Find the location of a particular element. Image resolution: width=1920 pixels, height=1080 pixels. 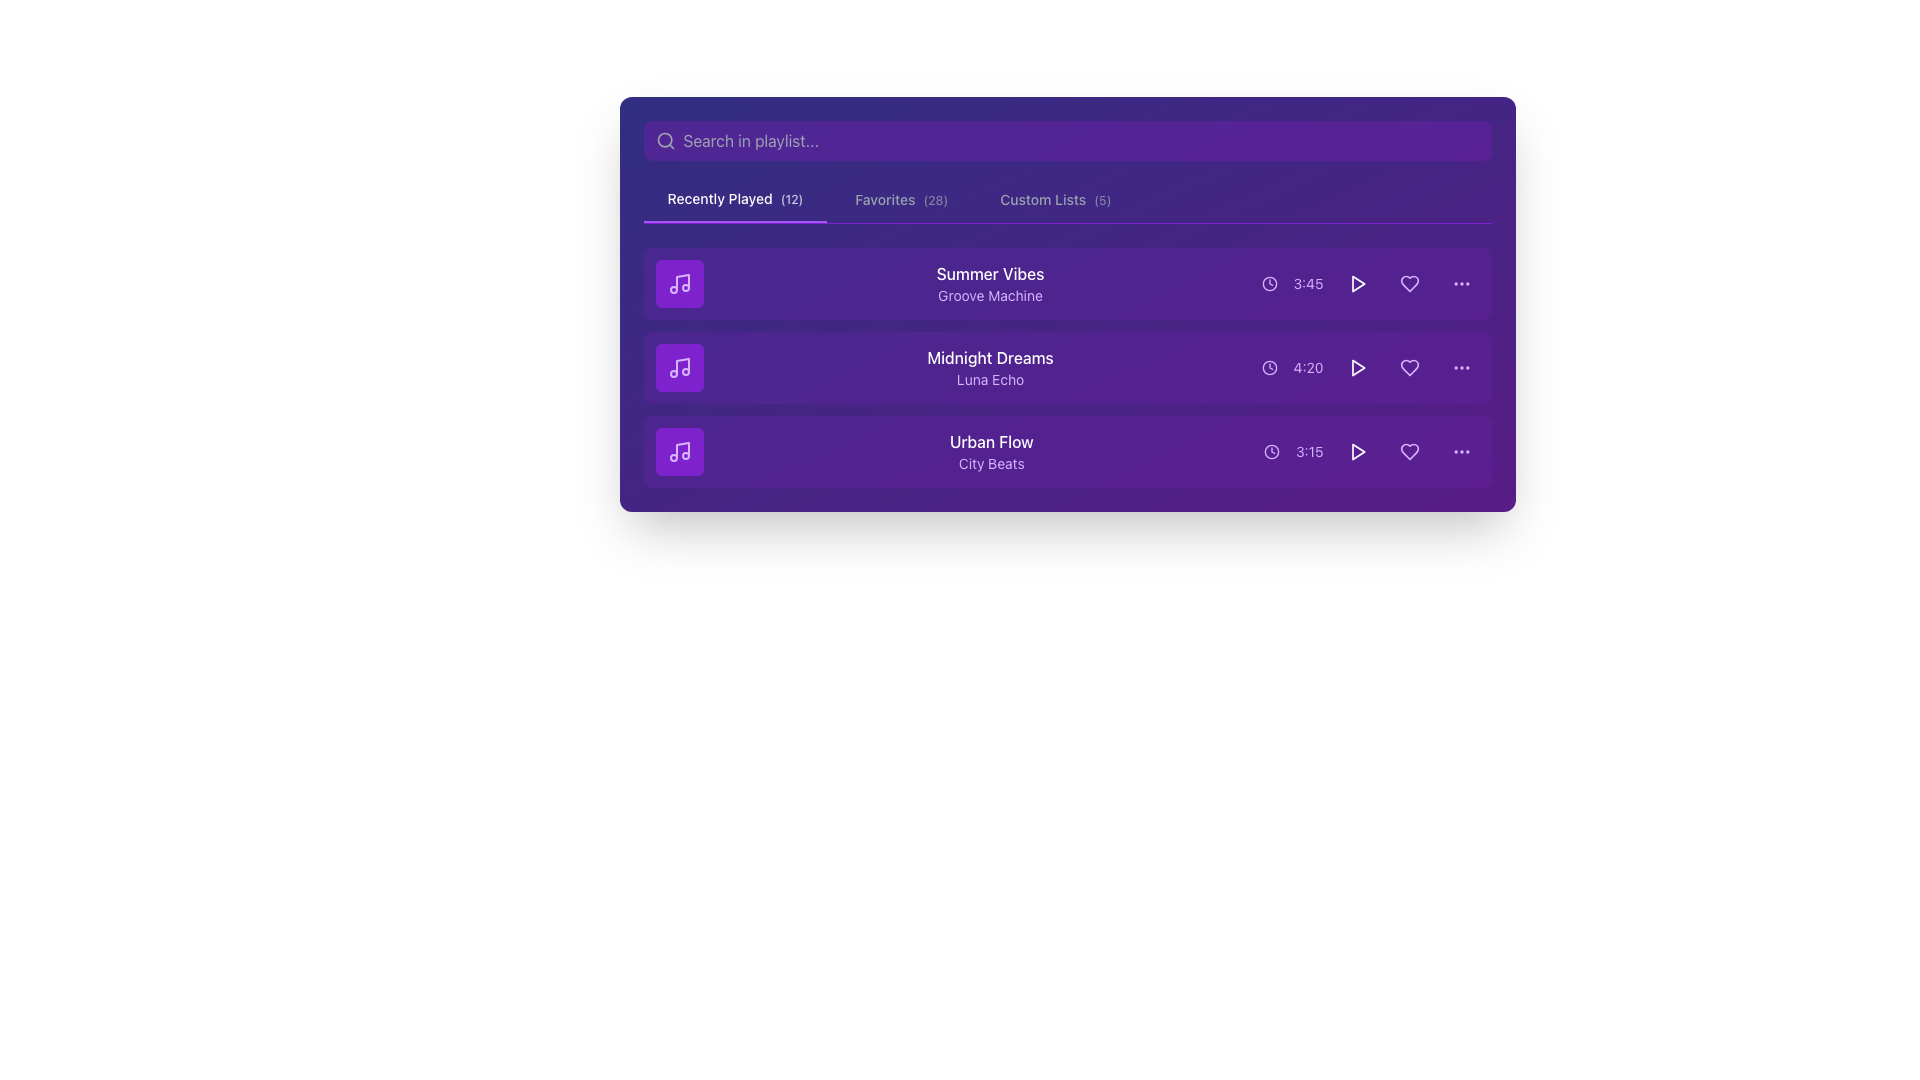

the ellipsis menu icon for the 'Midnight Dreams' playlist entry is located at coordinates (1461, 367).